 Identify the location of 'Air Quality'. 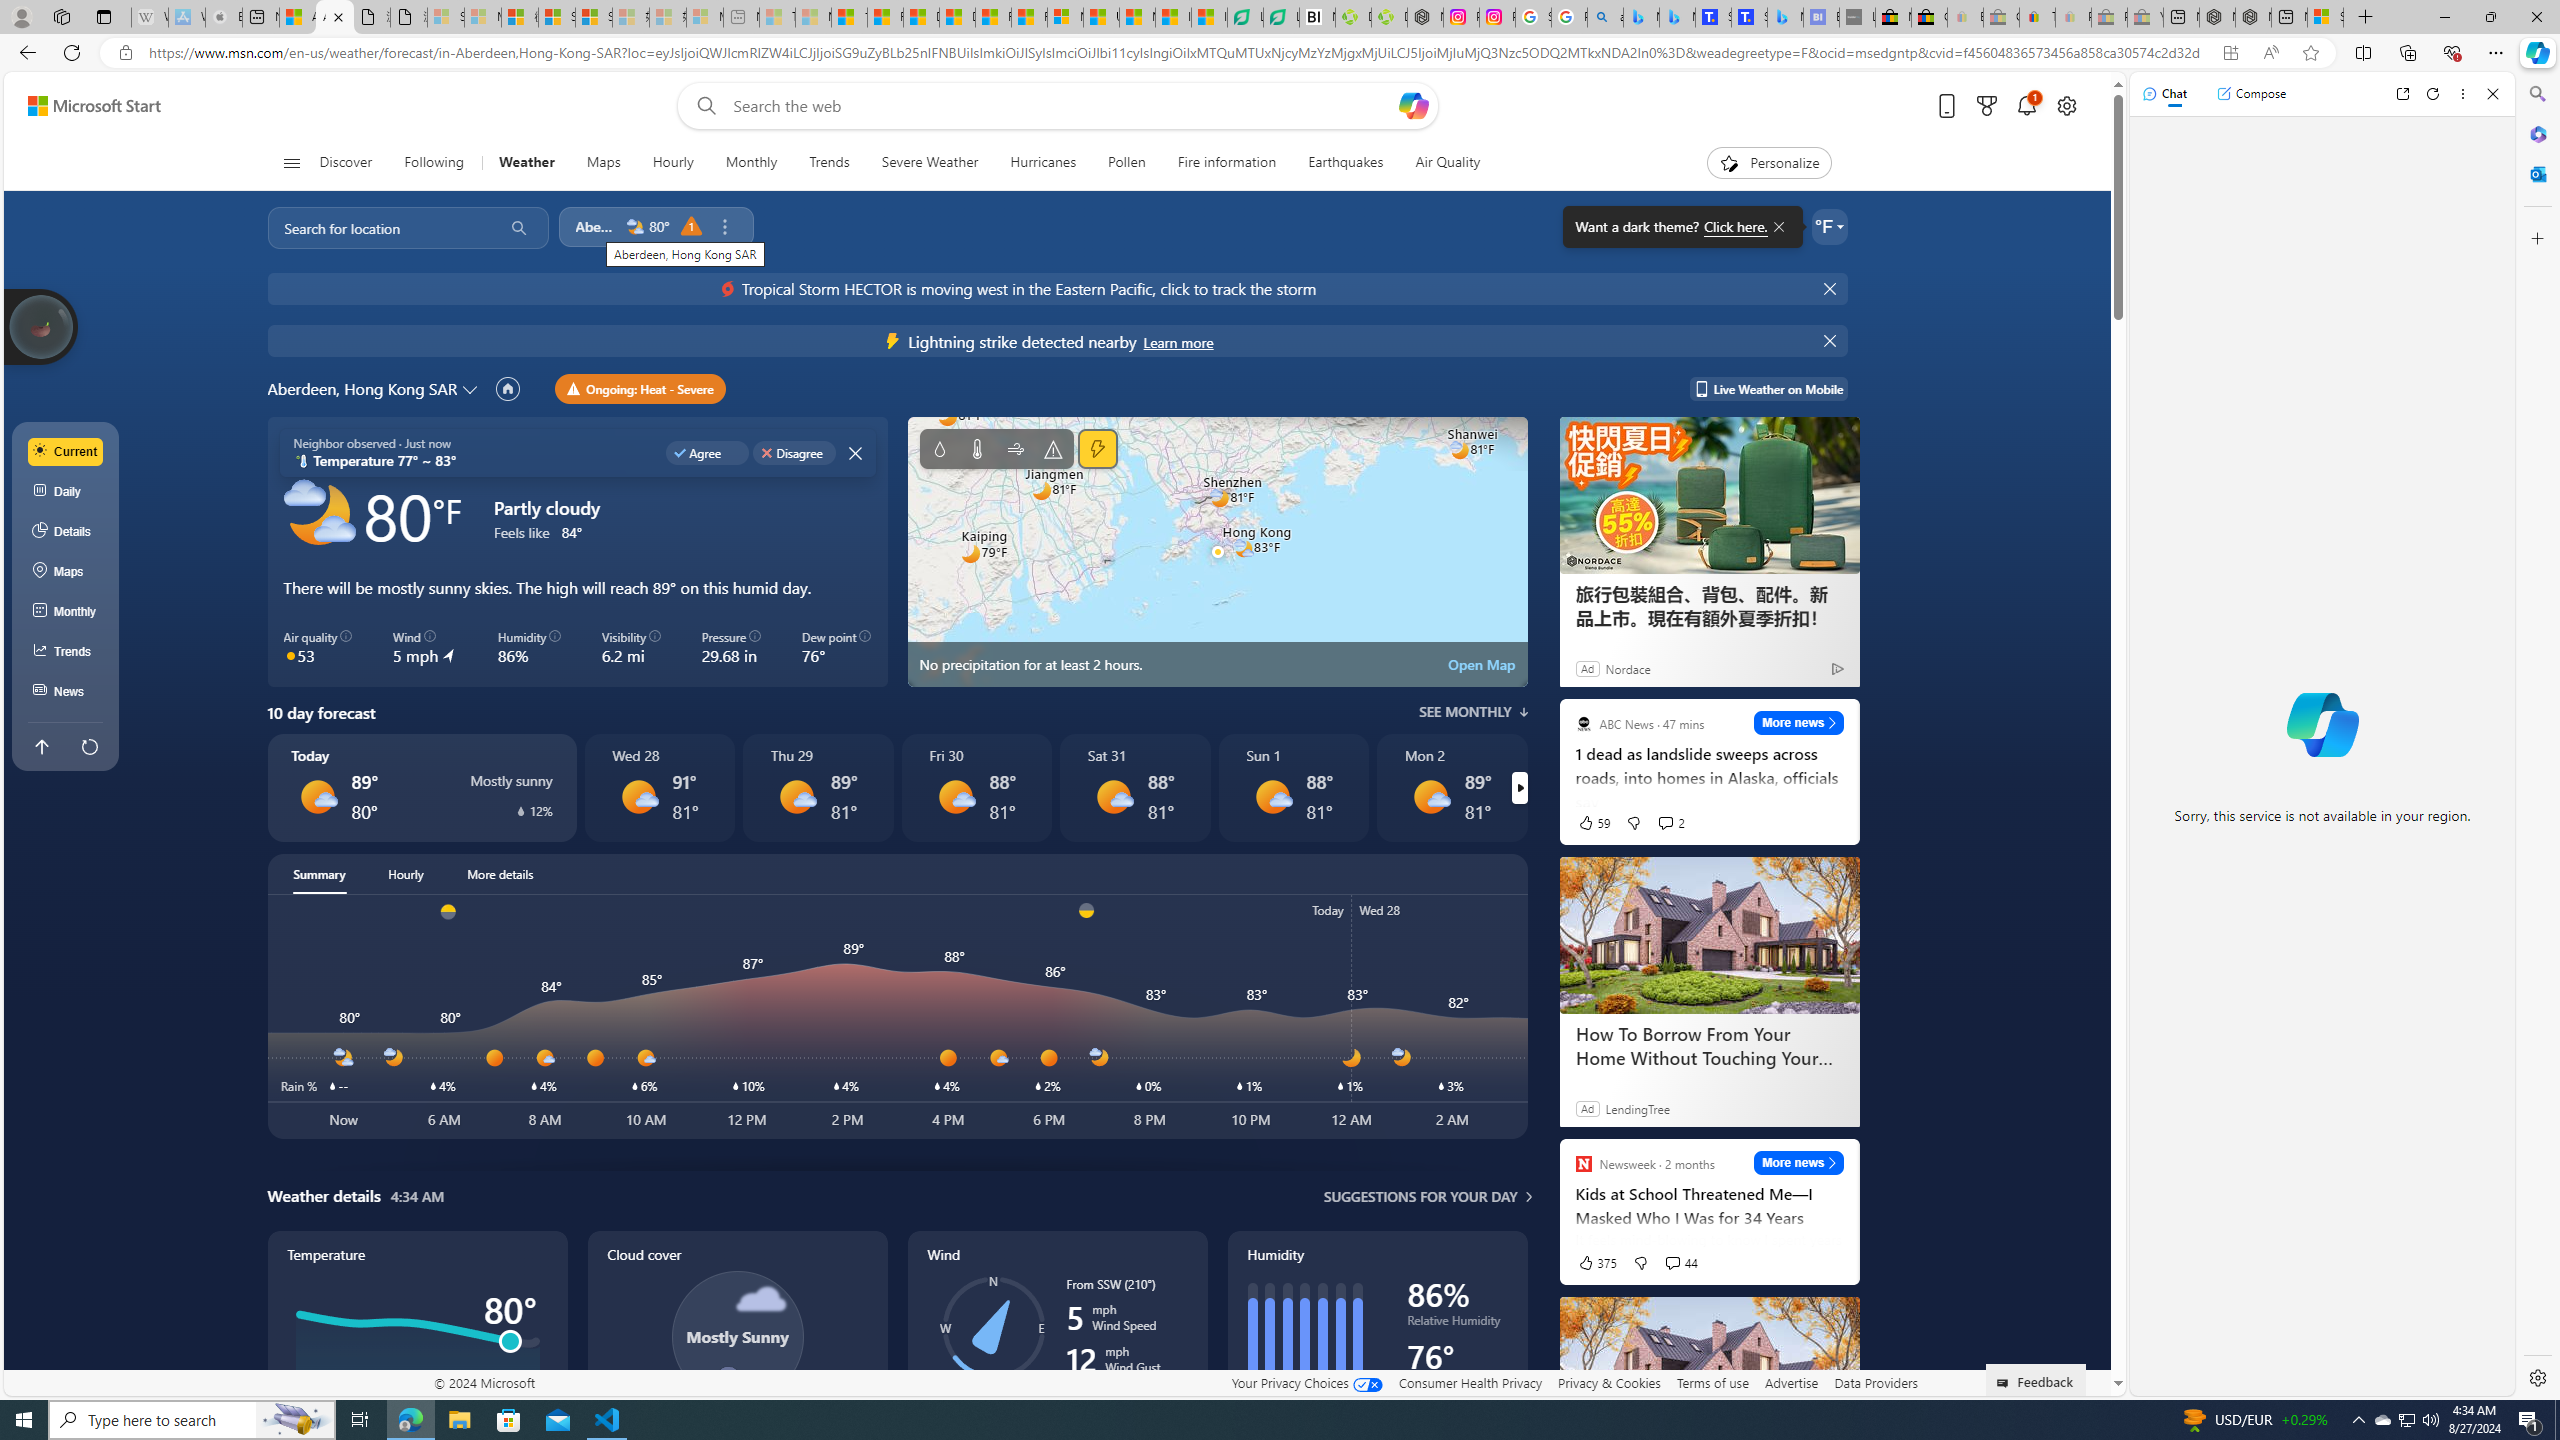
(1439, 162).